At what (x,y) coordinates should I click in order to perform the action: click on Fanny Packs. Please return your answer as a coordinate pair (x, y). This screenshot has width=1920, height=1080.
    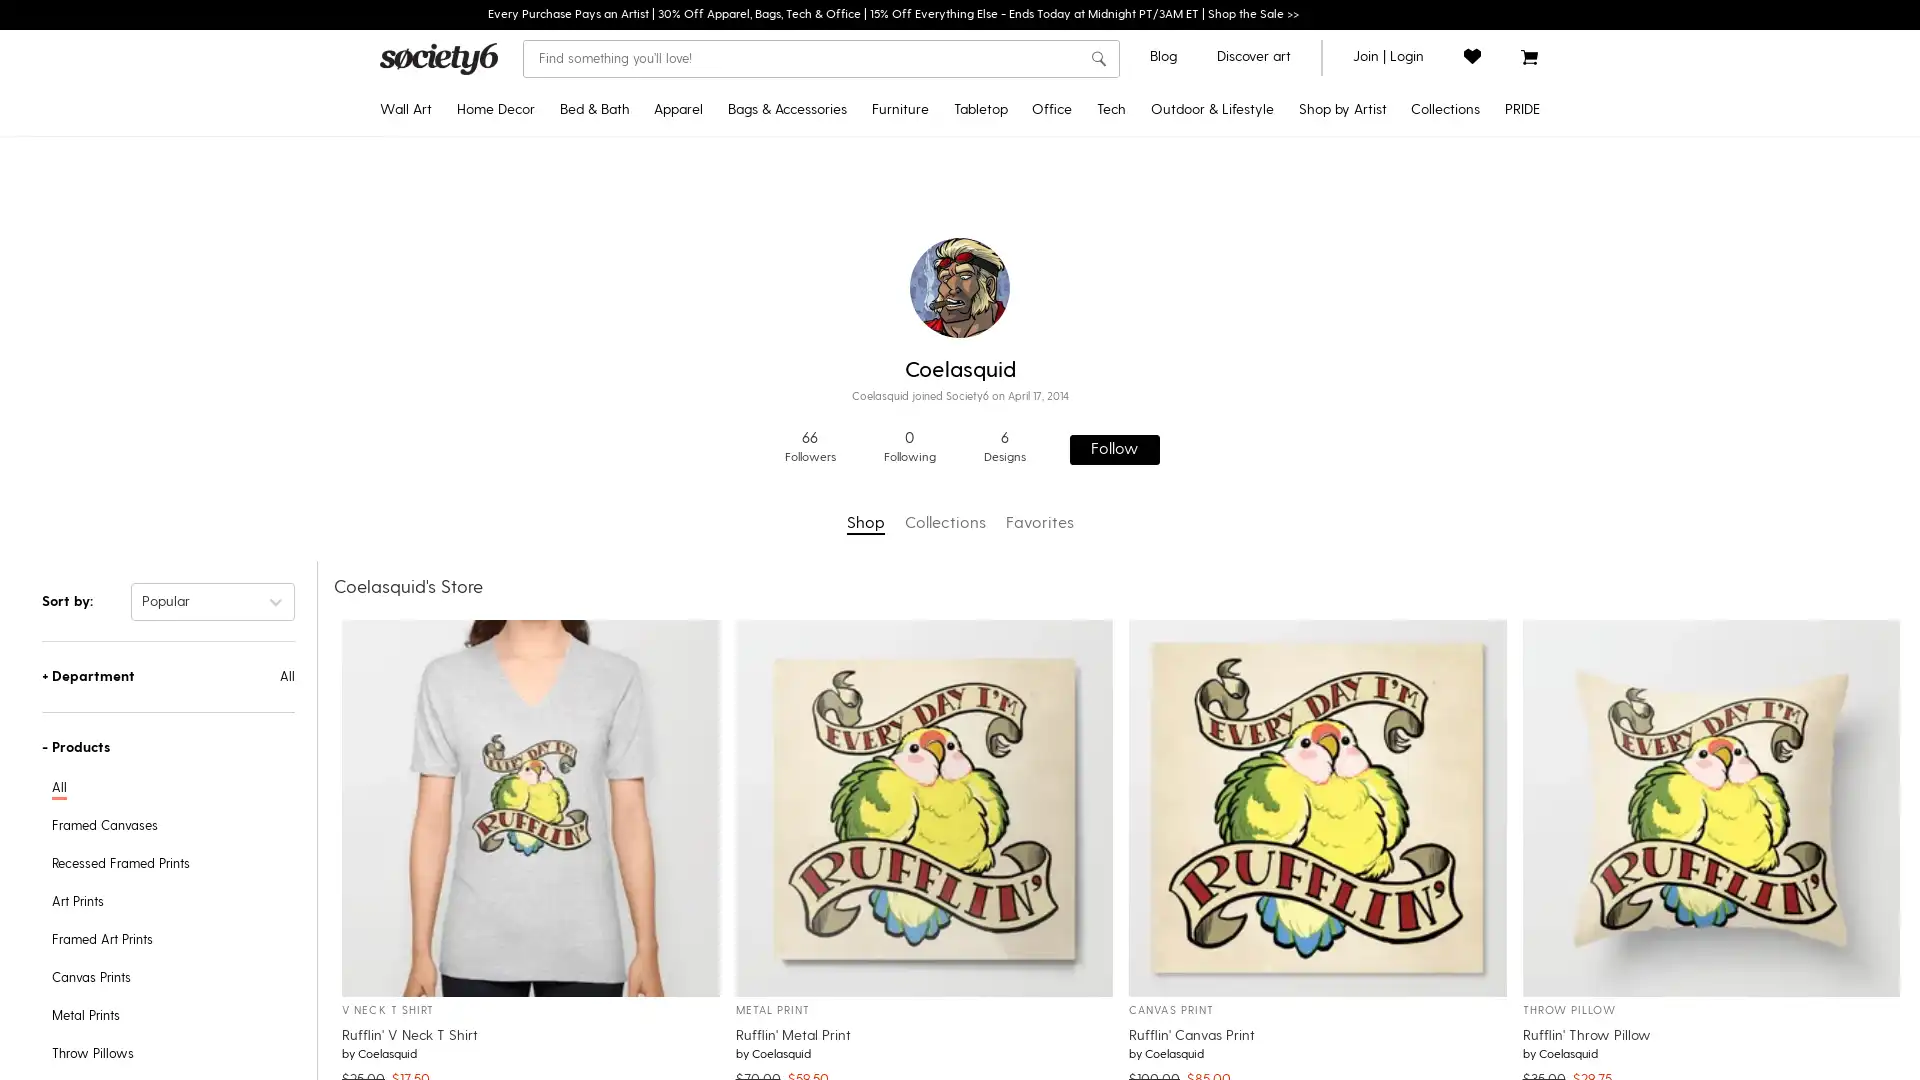
    Looking at the image, I should click on (801, 320).